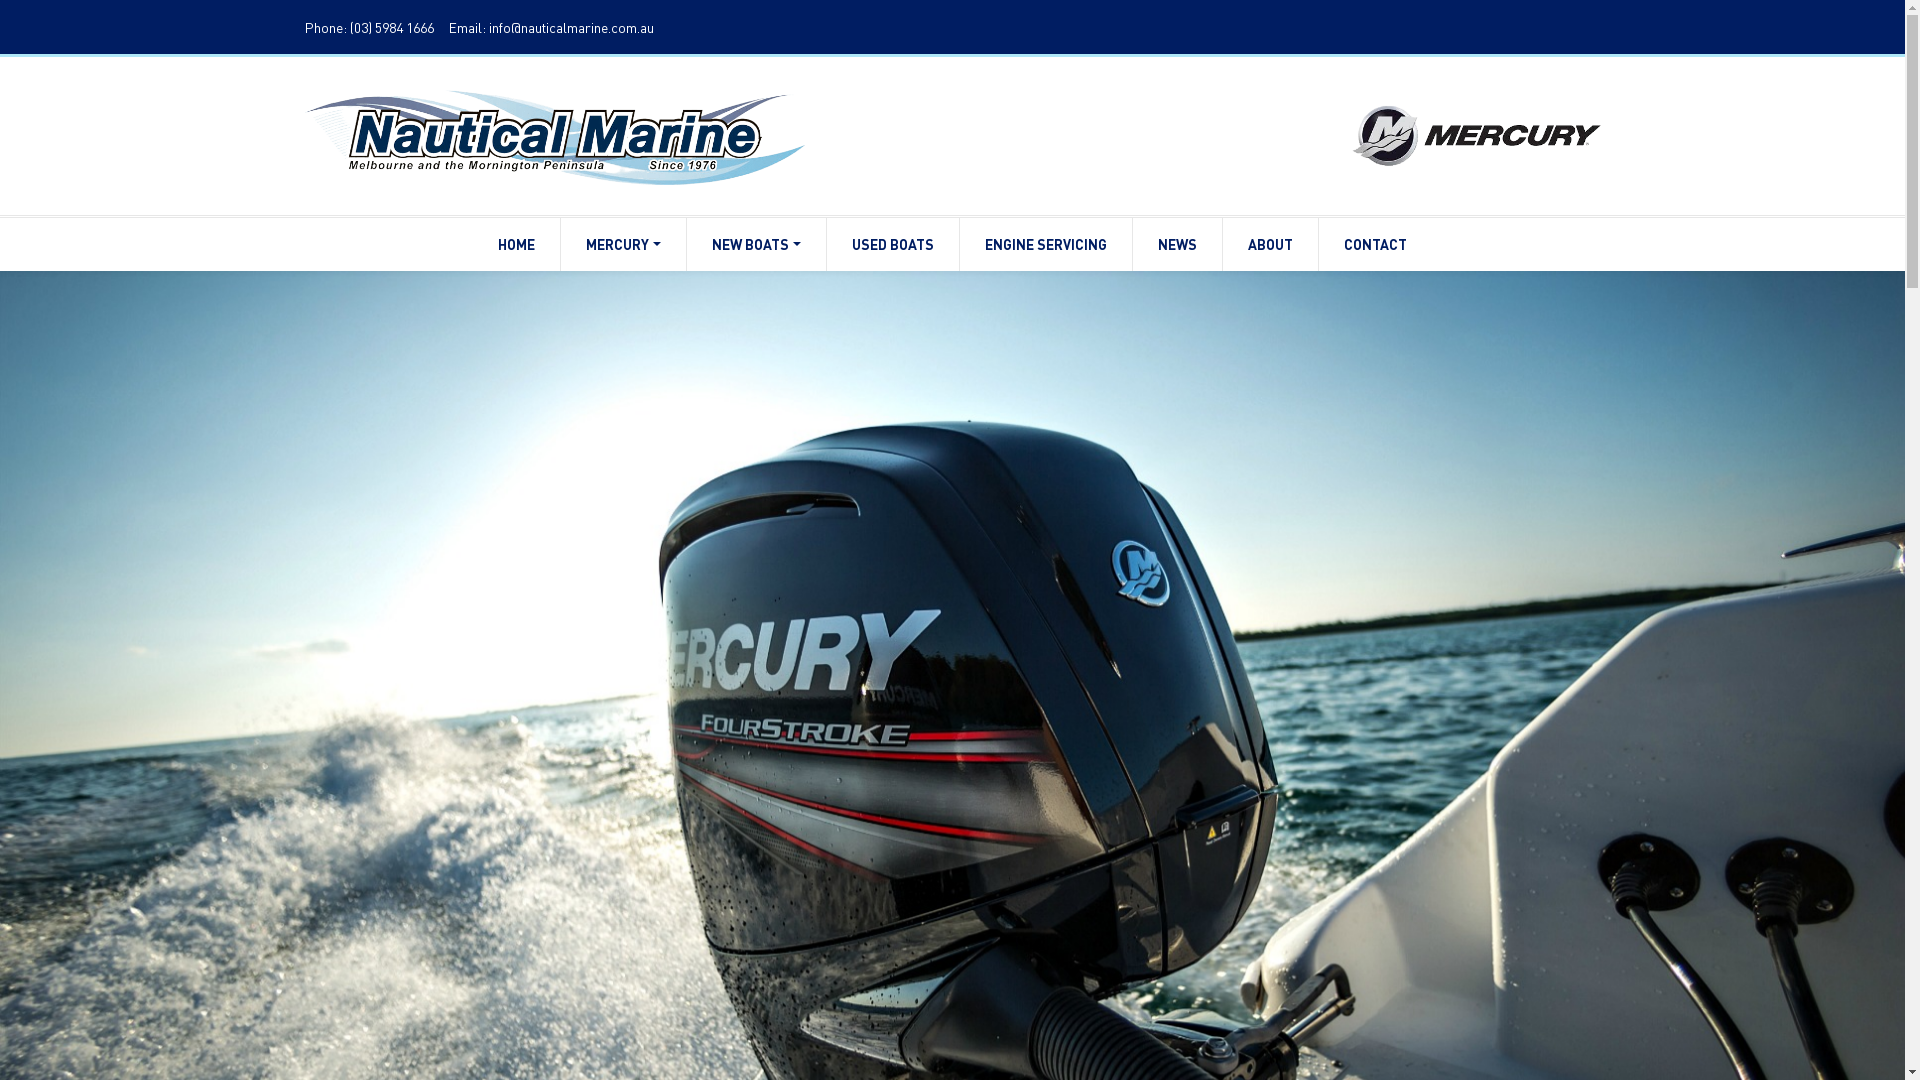  Describe the element at coordinates (755, 243) in the screenshot. I see `'NEW BOATS'` at that location.